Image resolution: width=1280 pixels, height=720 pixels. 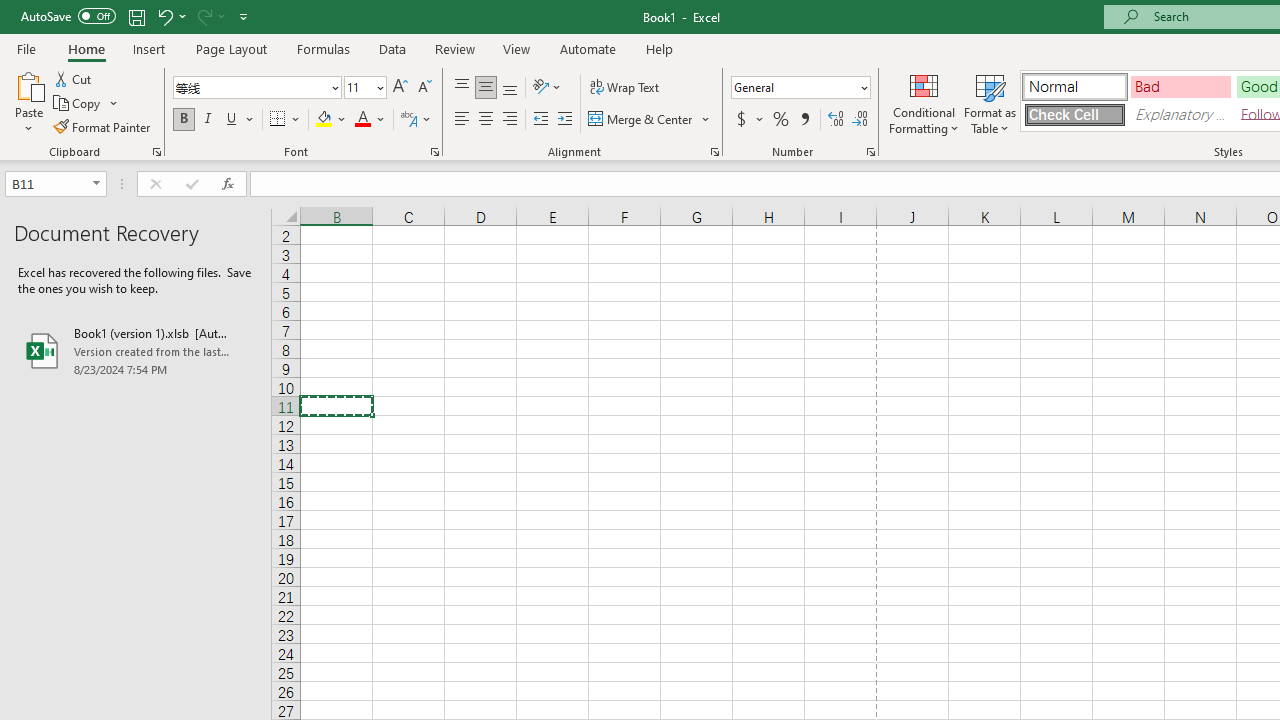 I want to click on 'Underline', so click(x=240, y=119).